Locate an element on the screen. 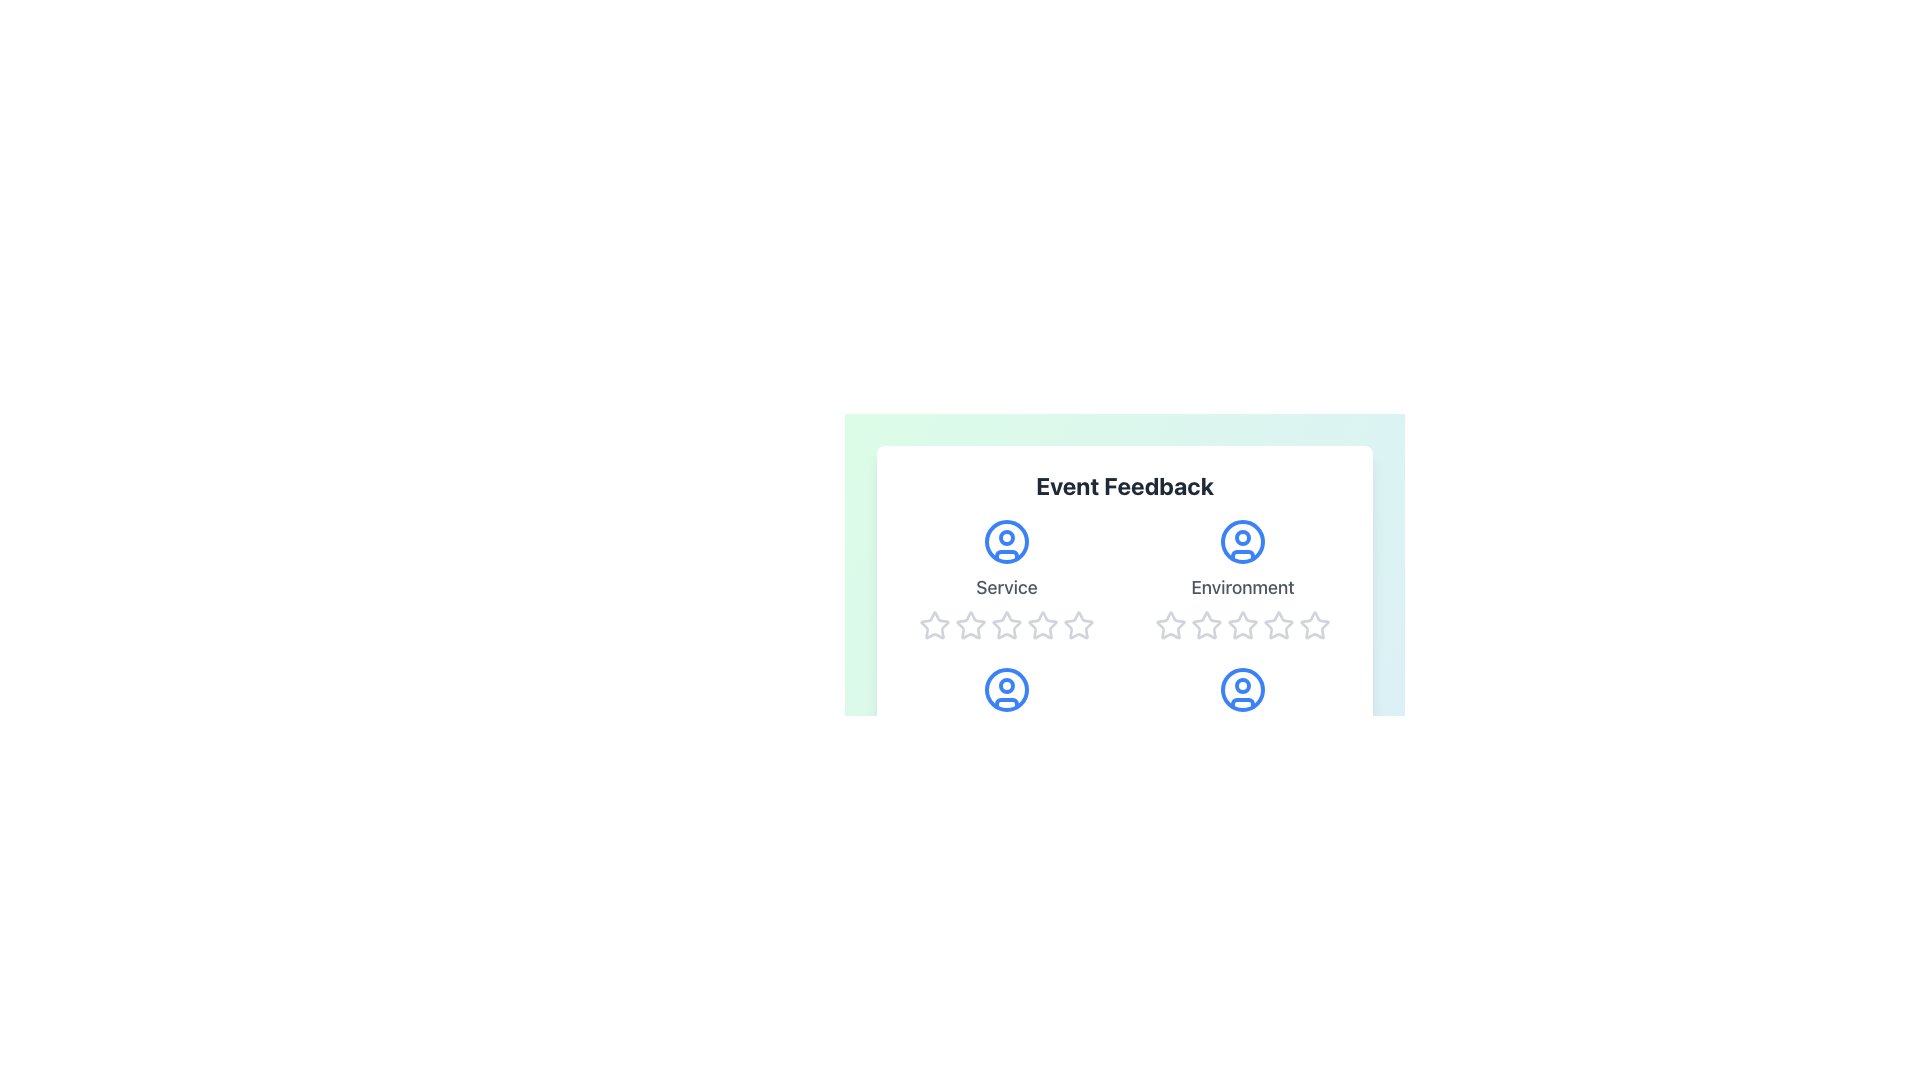 The height and width of the screenshot is (1080, 1920). the fourth interactive star icon in the rating section under the 'Environment' label is located at coordinates (1315, 624).